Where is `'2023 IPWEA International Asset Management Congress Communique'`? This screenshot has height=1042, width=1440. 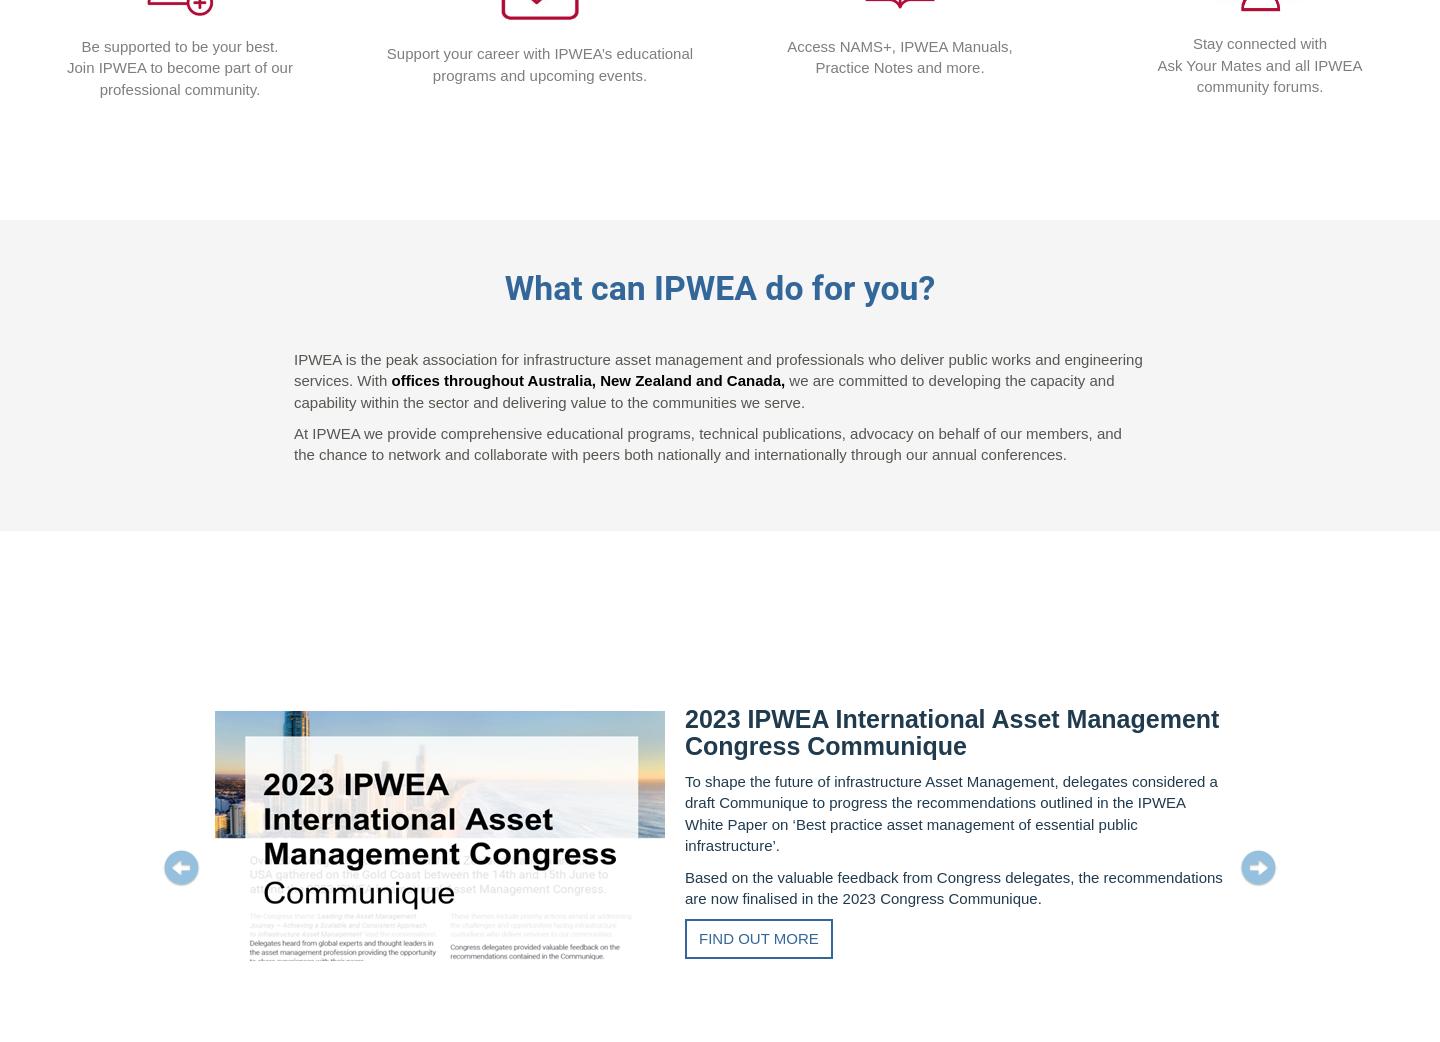
'2023 IPWEA International Asset Management Congress Communique' is located at coordinates (951, 731).